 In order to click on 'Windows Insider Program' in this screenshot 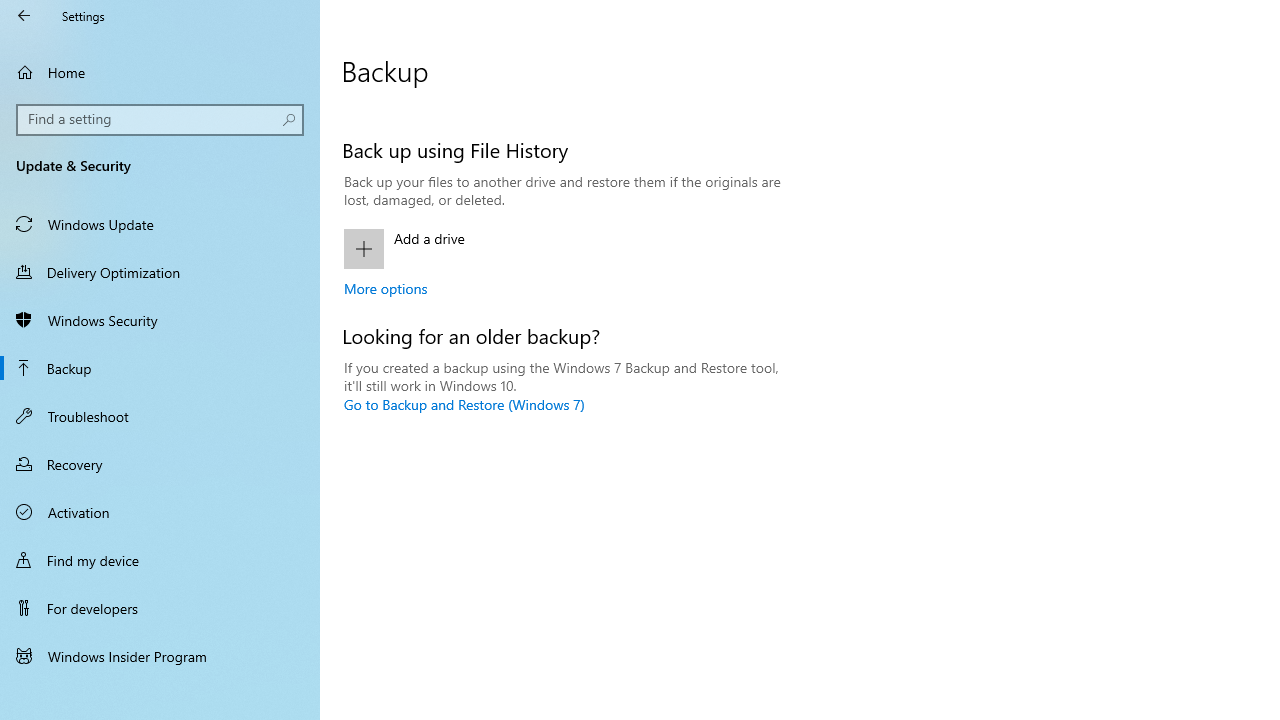, I will do `click(160, 655)`.